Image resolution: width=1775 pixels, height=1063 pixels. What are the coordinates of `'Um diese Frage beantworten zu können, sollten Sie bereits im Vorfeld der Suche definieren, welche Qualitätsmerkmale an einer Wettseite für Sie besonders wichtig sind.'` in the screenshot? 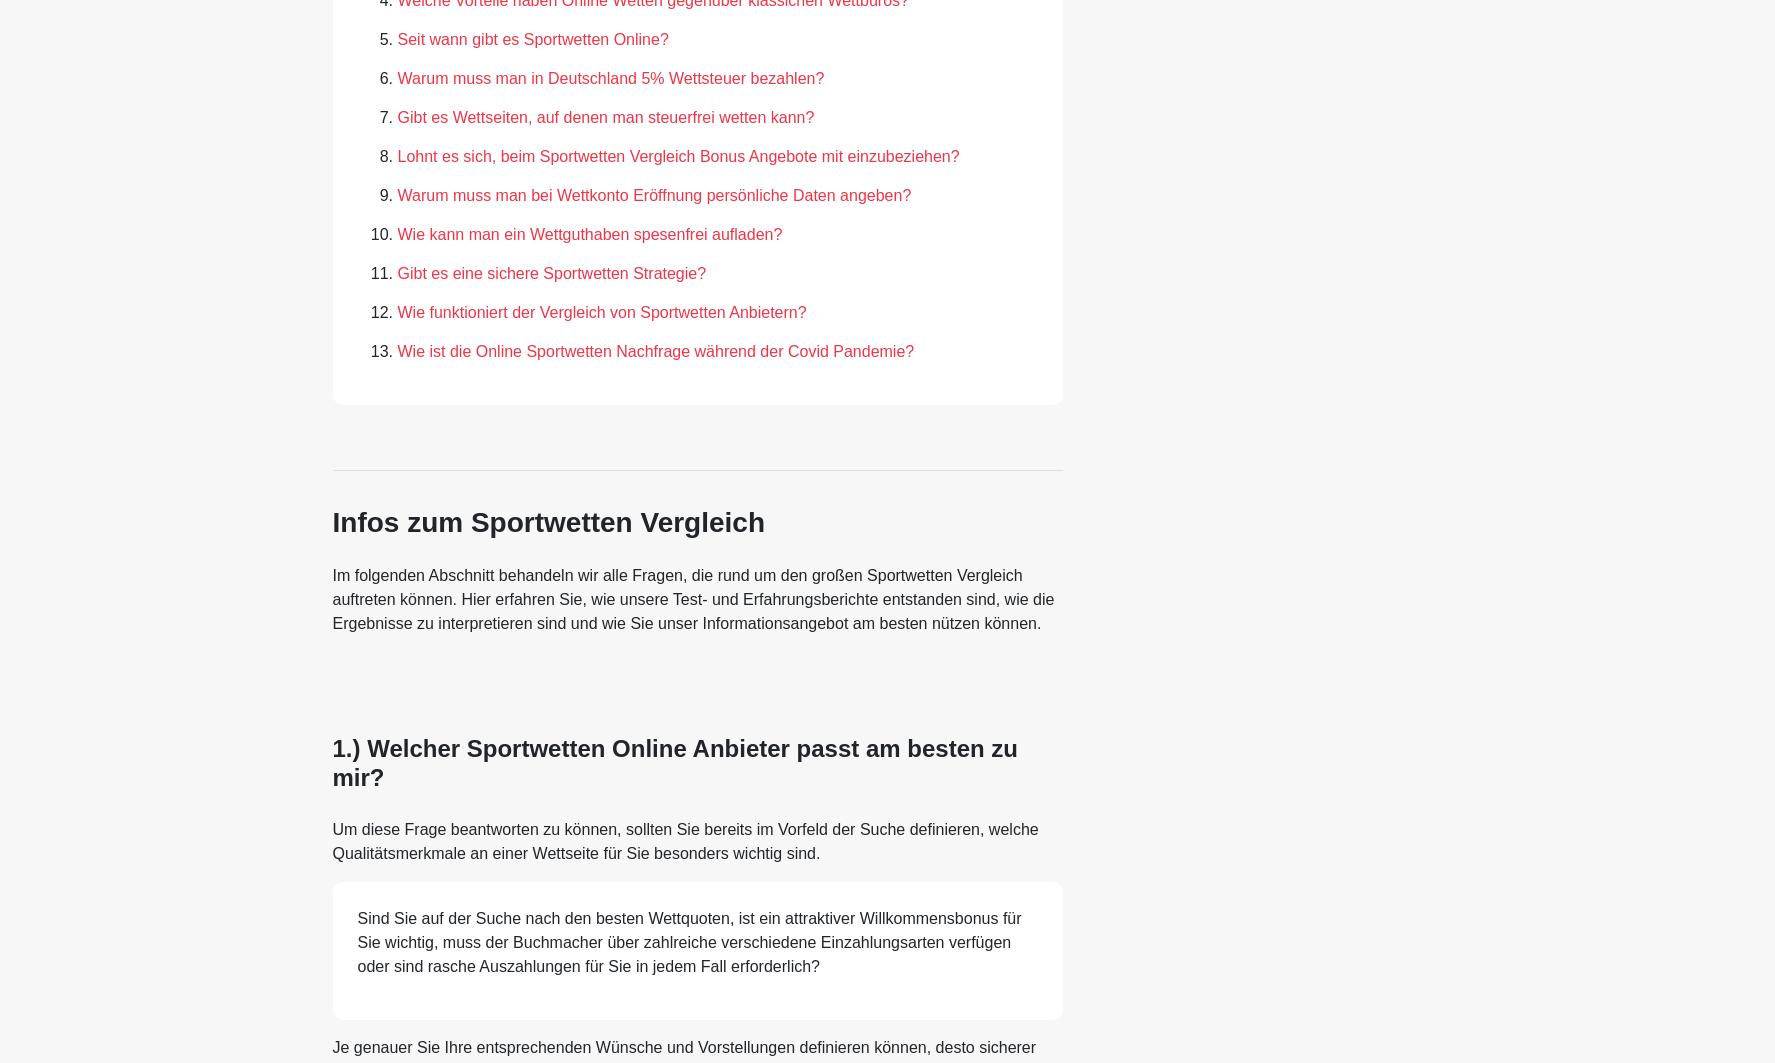 It's located at (683, 839).